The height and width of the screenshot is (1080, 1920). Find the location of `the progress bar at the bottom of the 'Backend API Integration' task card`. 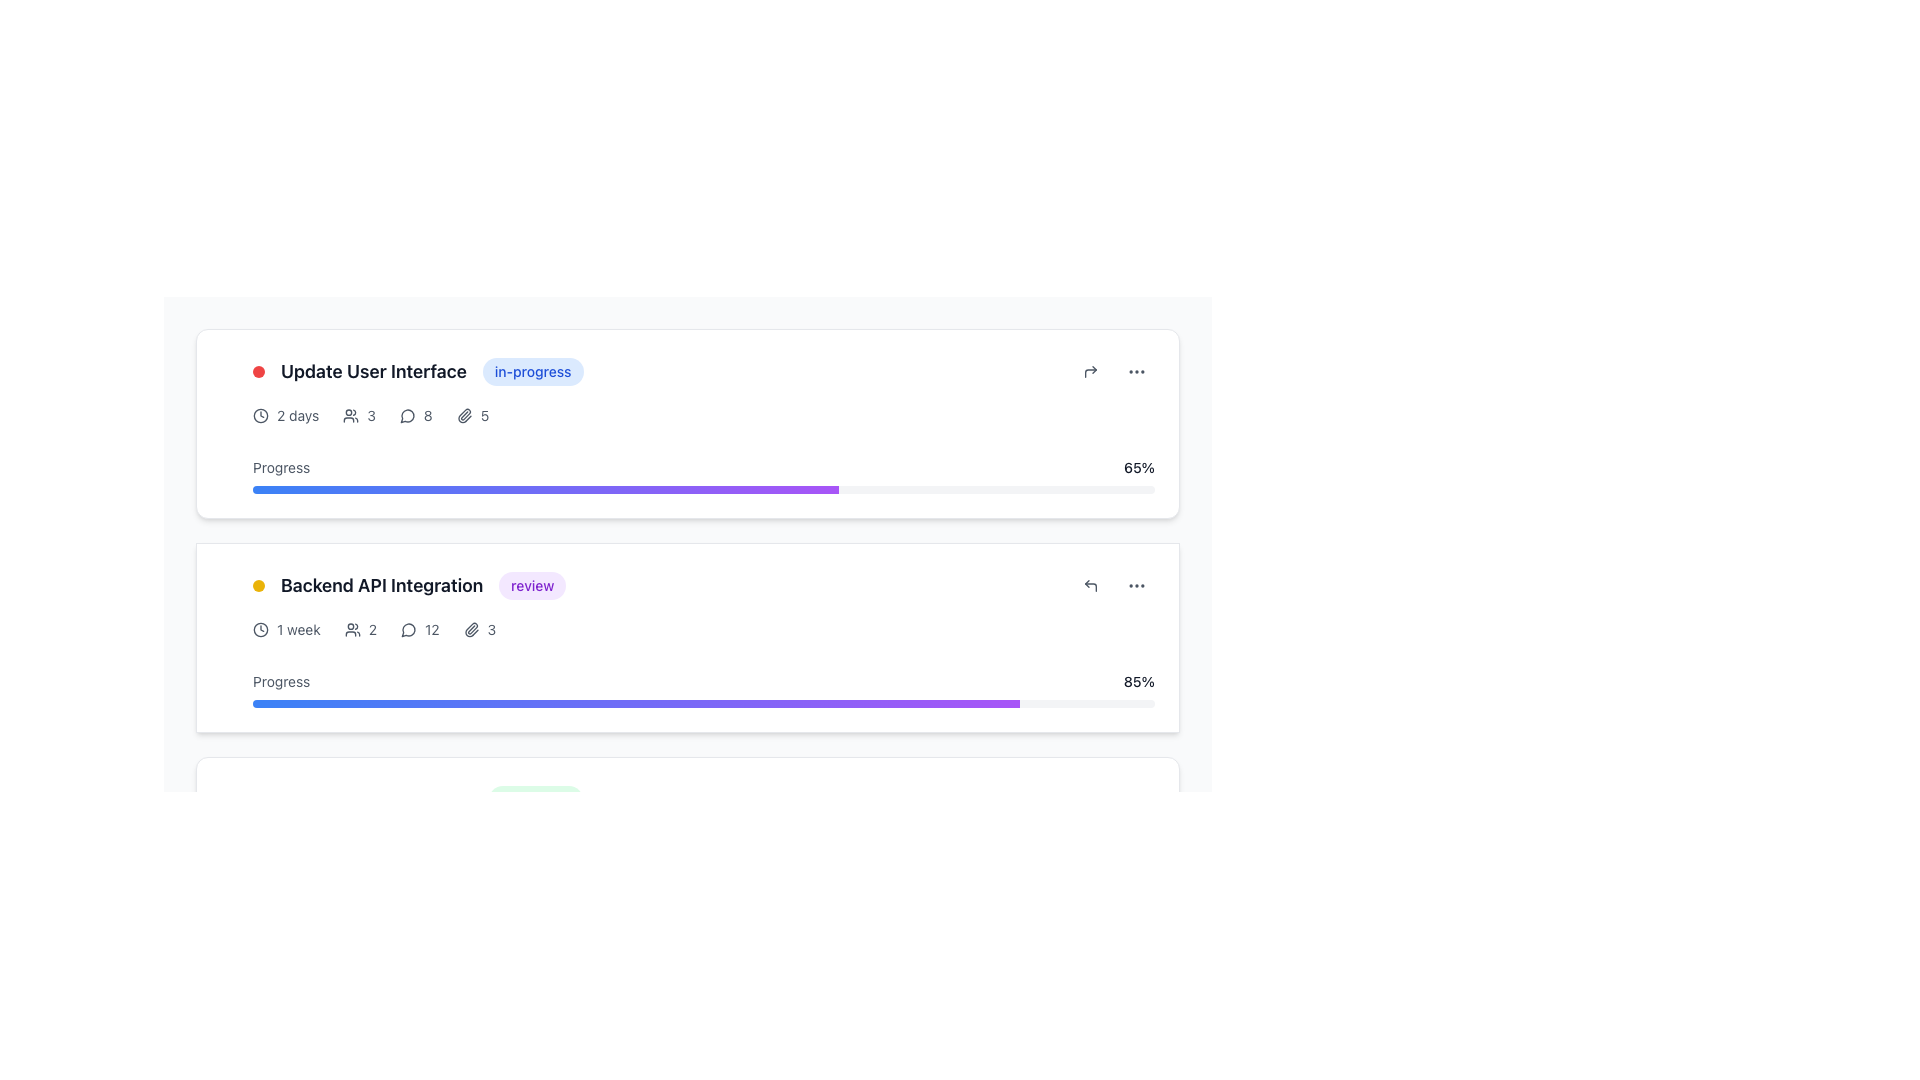

the progress bar at the bottom of the 'Backend API Integration' task card is located at coordinates (704, 681).